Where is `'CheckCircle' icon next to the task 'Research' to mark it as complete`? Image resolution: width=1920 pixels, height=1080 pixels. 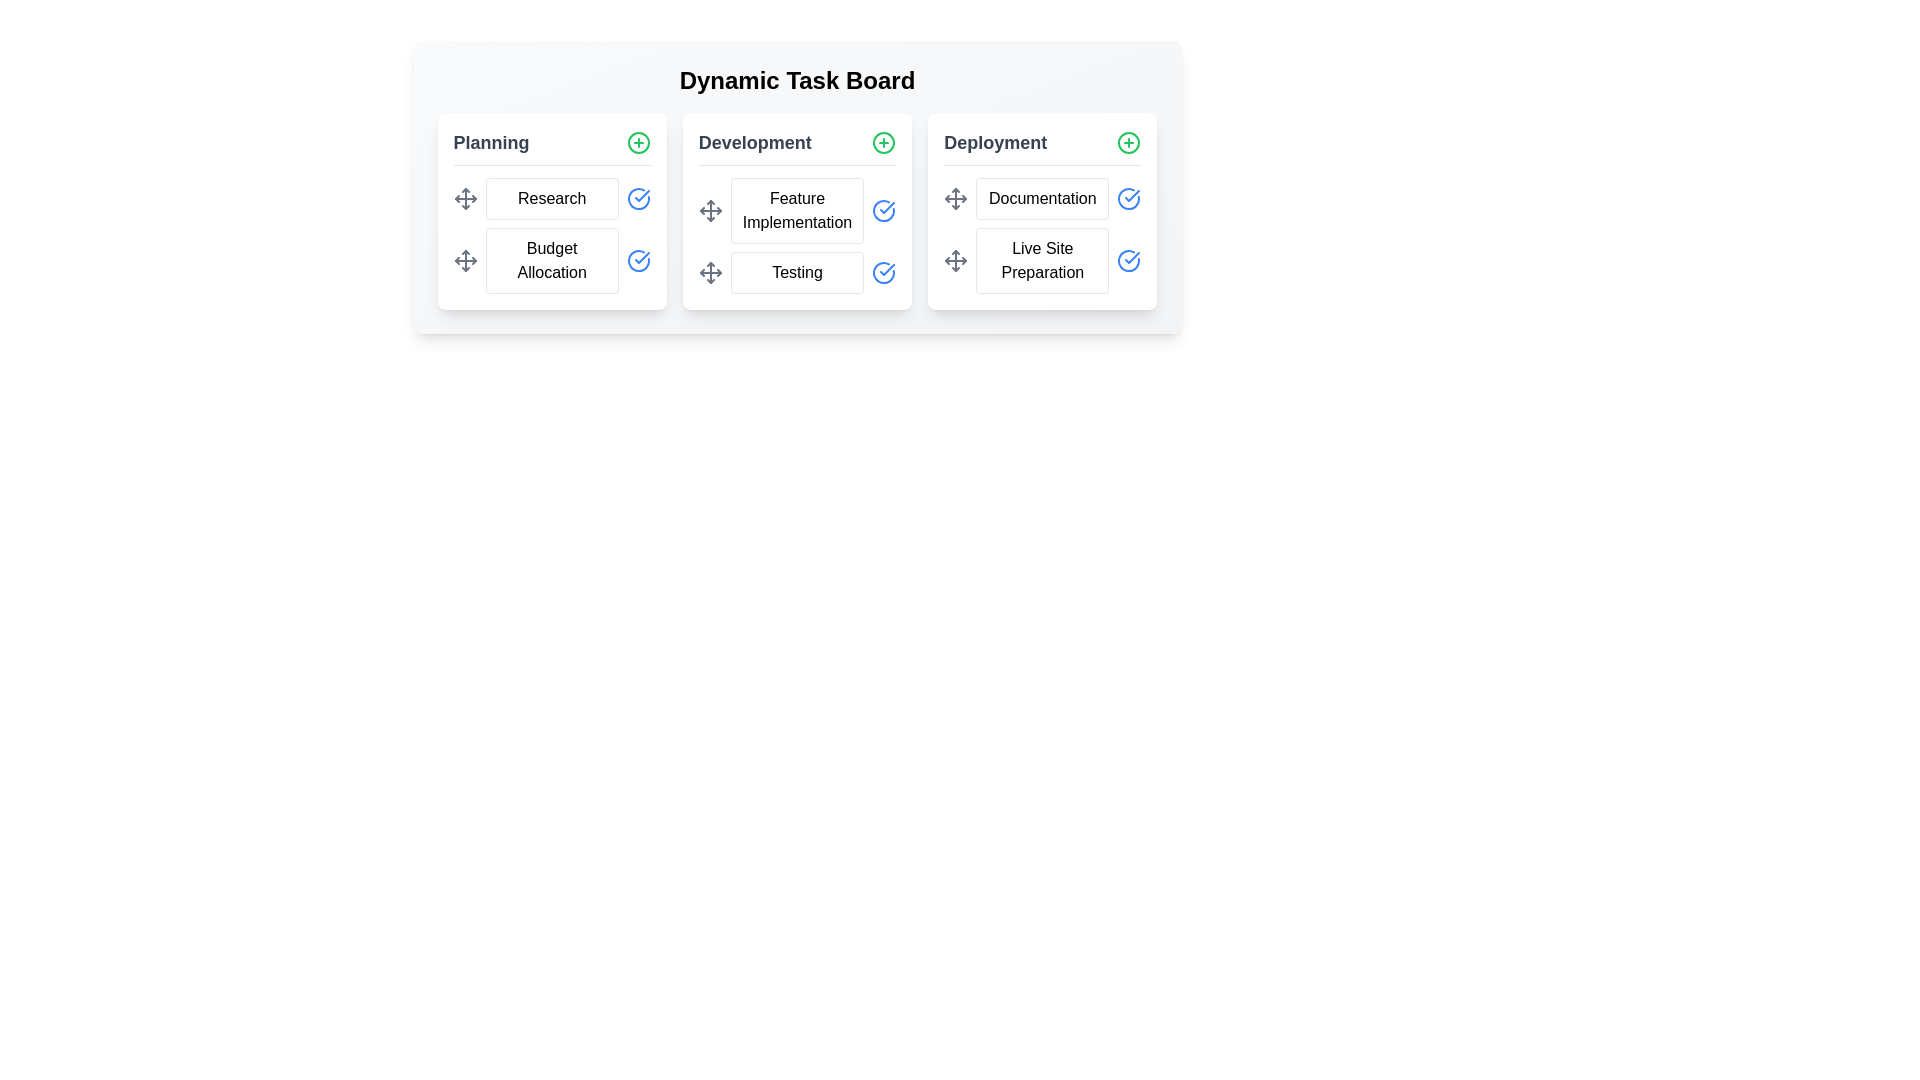 'CheckCircle' icon next to the task 'Research' to mark it as complete is located at coordinates (637, 199).